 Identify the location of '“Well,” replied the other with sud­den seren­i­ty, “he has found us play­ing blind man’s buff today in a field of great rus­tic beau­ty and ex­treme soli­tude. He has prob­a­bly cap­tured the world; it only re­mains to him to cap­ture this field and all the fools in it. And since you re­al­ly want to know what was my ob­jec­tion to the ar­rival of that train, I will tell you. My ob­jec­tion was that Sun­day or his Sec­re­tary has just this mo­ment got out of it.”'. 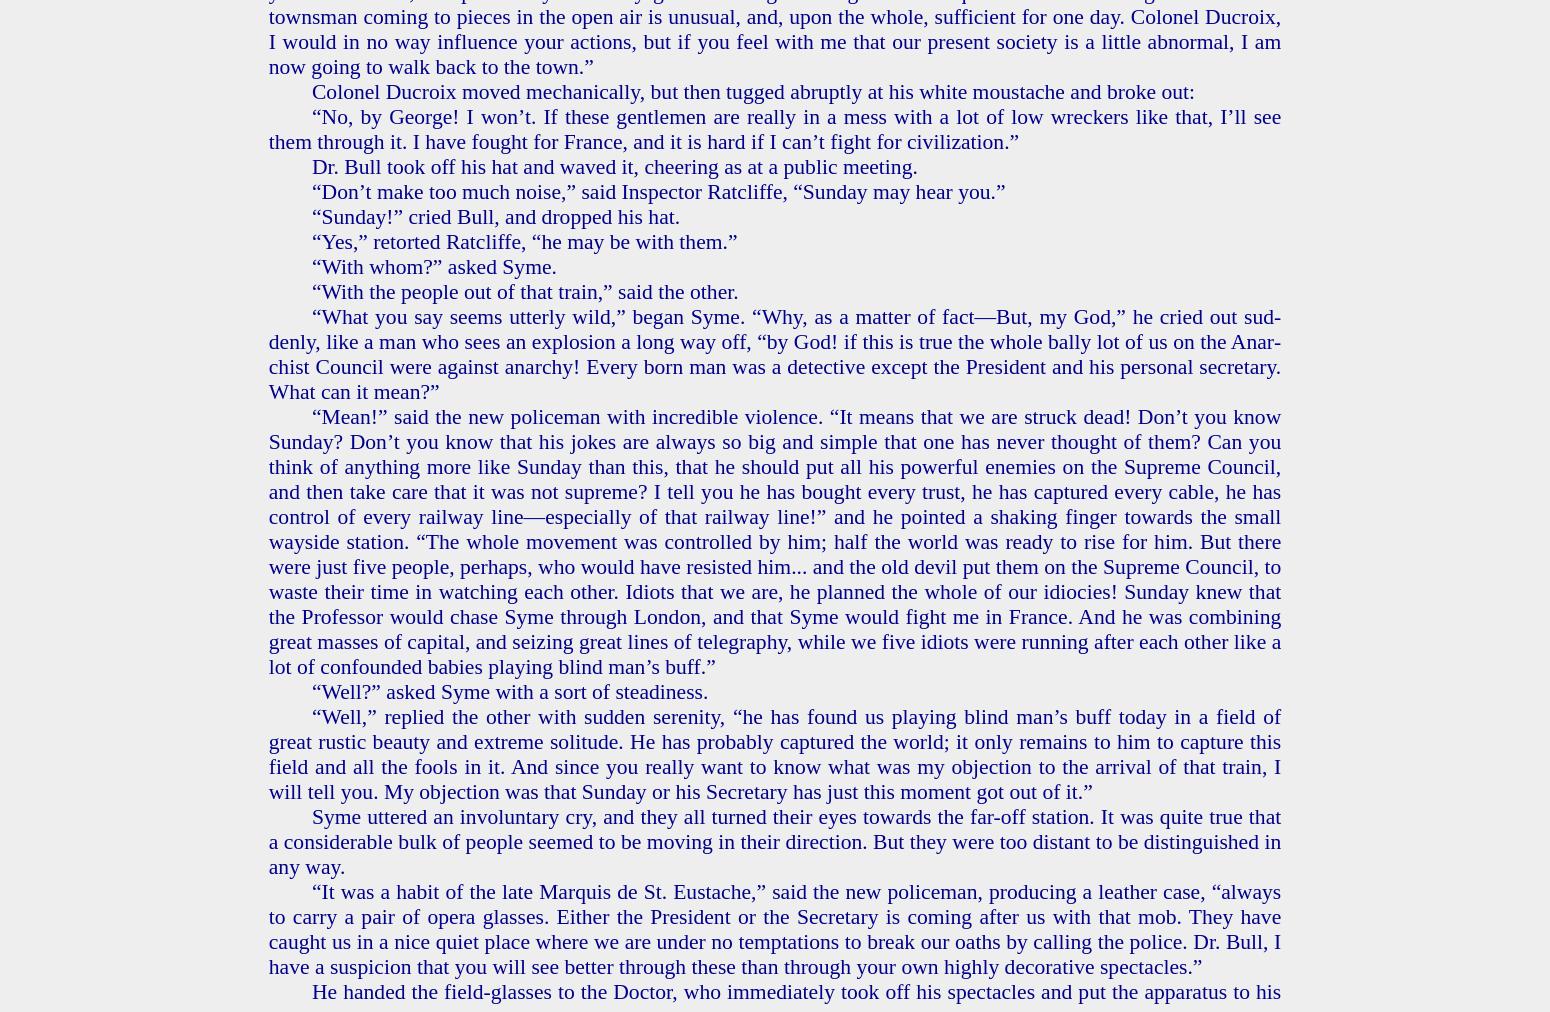
(774, 753).